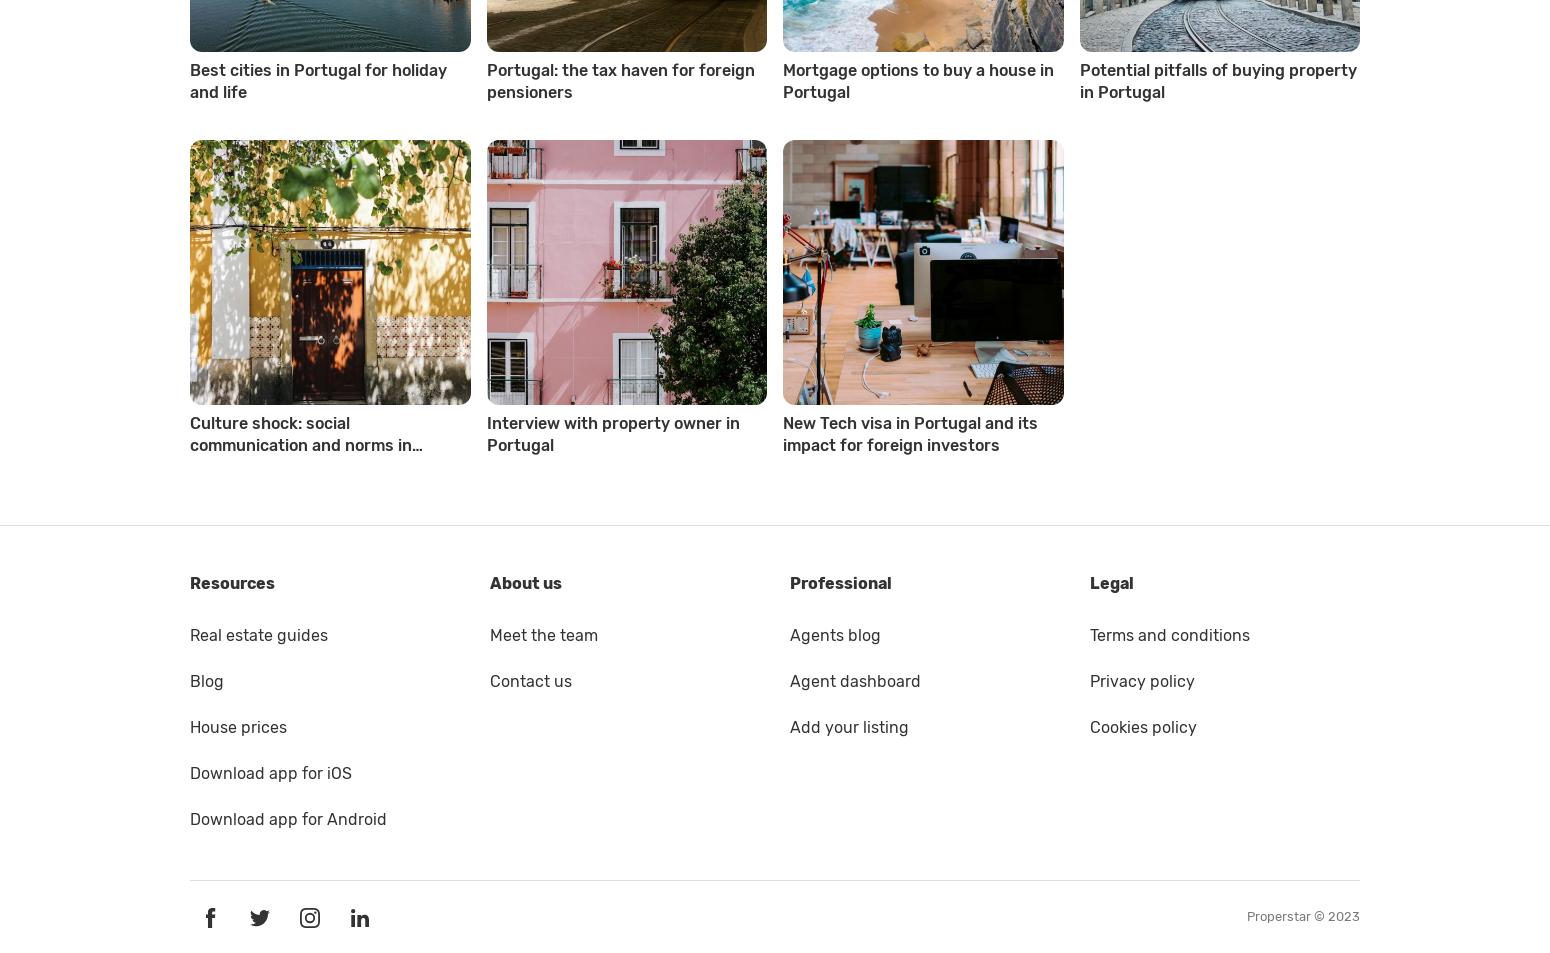  What do you see at coordinates (1302, 915) in the screenshot?
I see `'Properstar © 2023'` at bounding box center [1302, 915].